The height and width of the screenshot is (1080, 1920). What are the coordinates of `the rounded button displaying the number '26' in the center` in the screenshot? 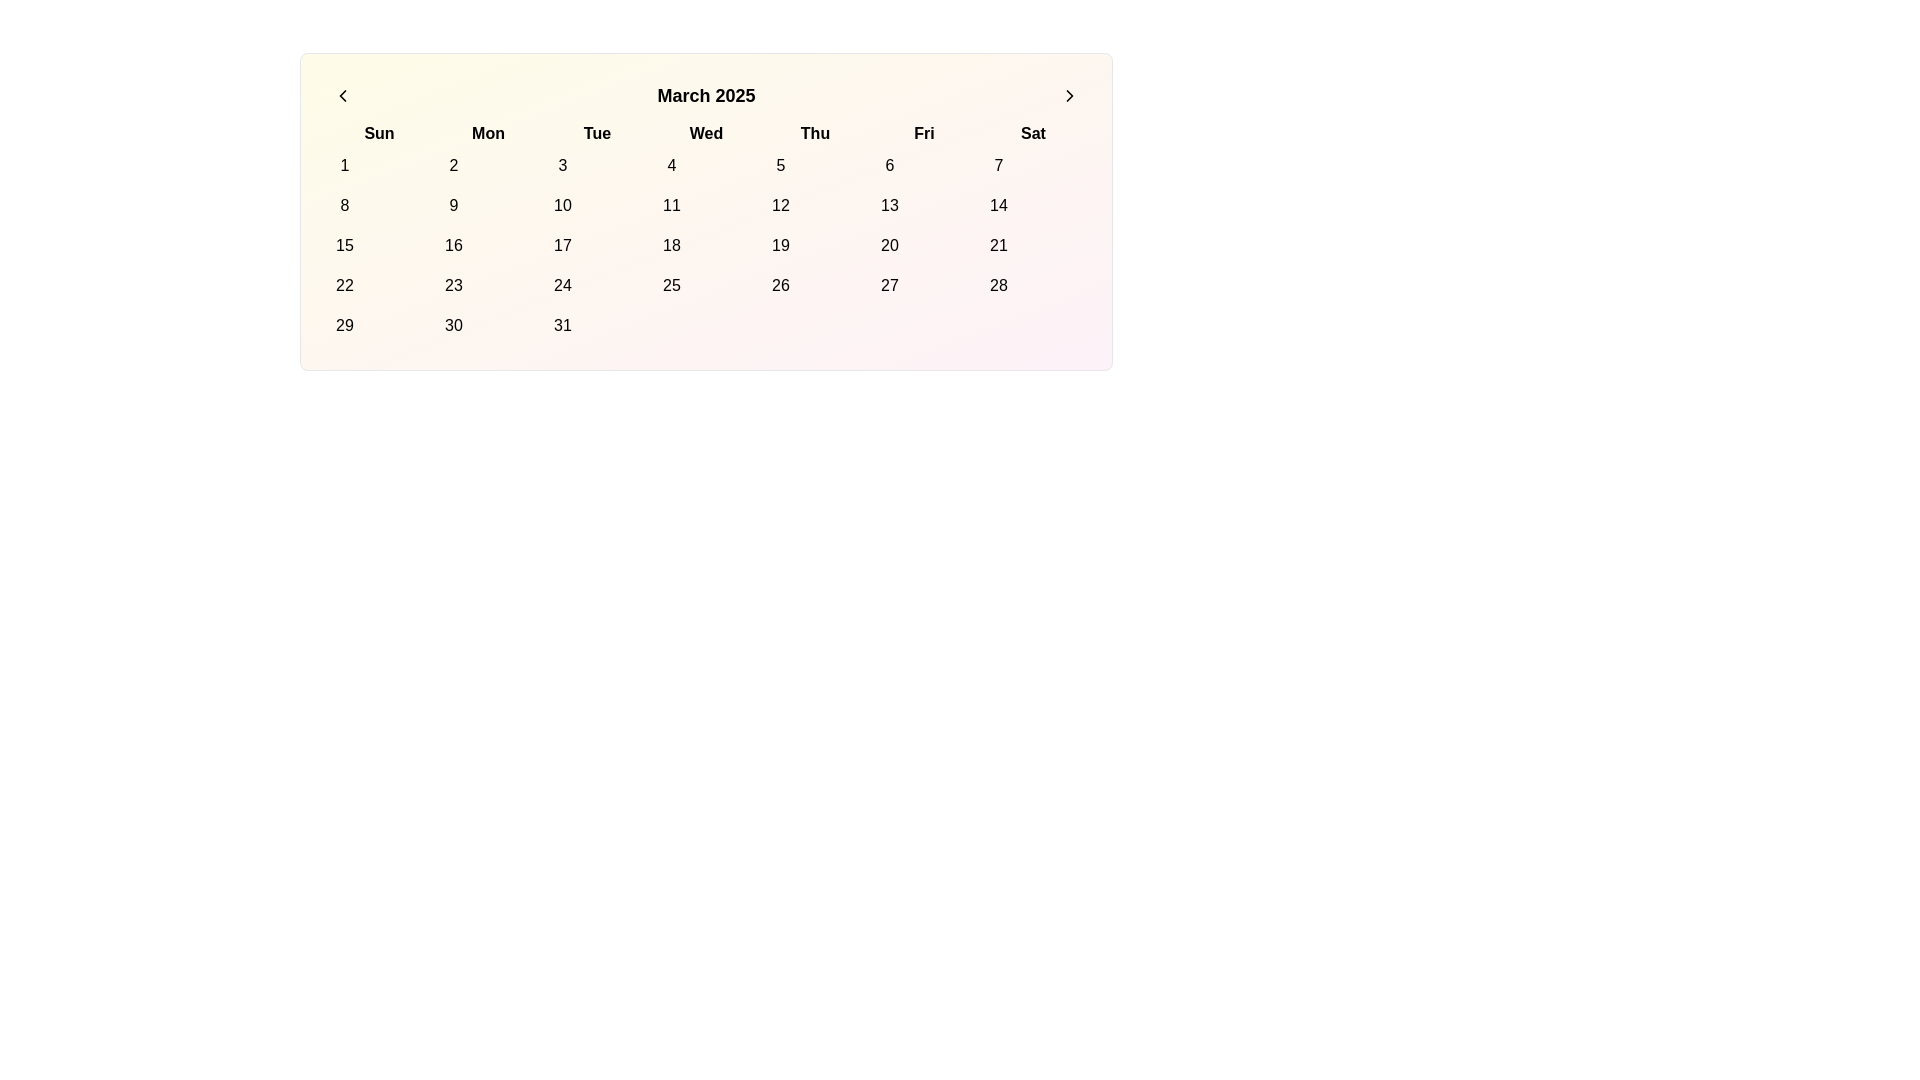 It's located at (780, 285).